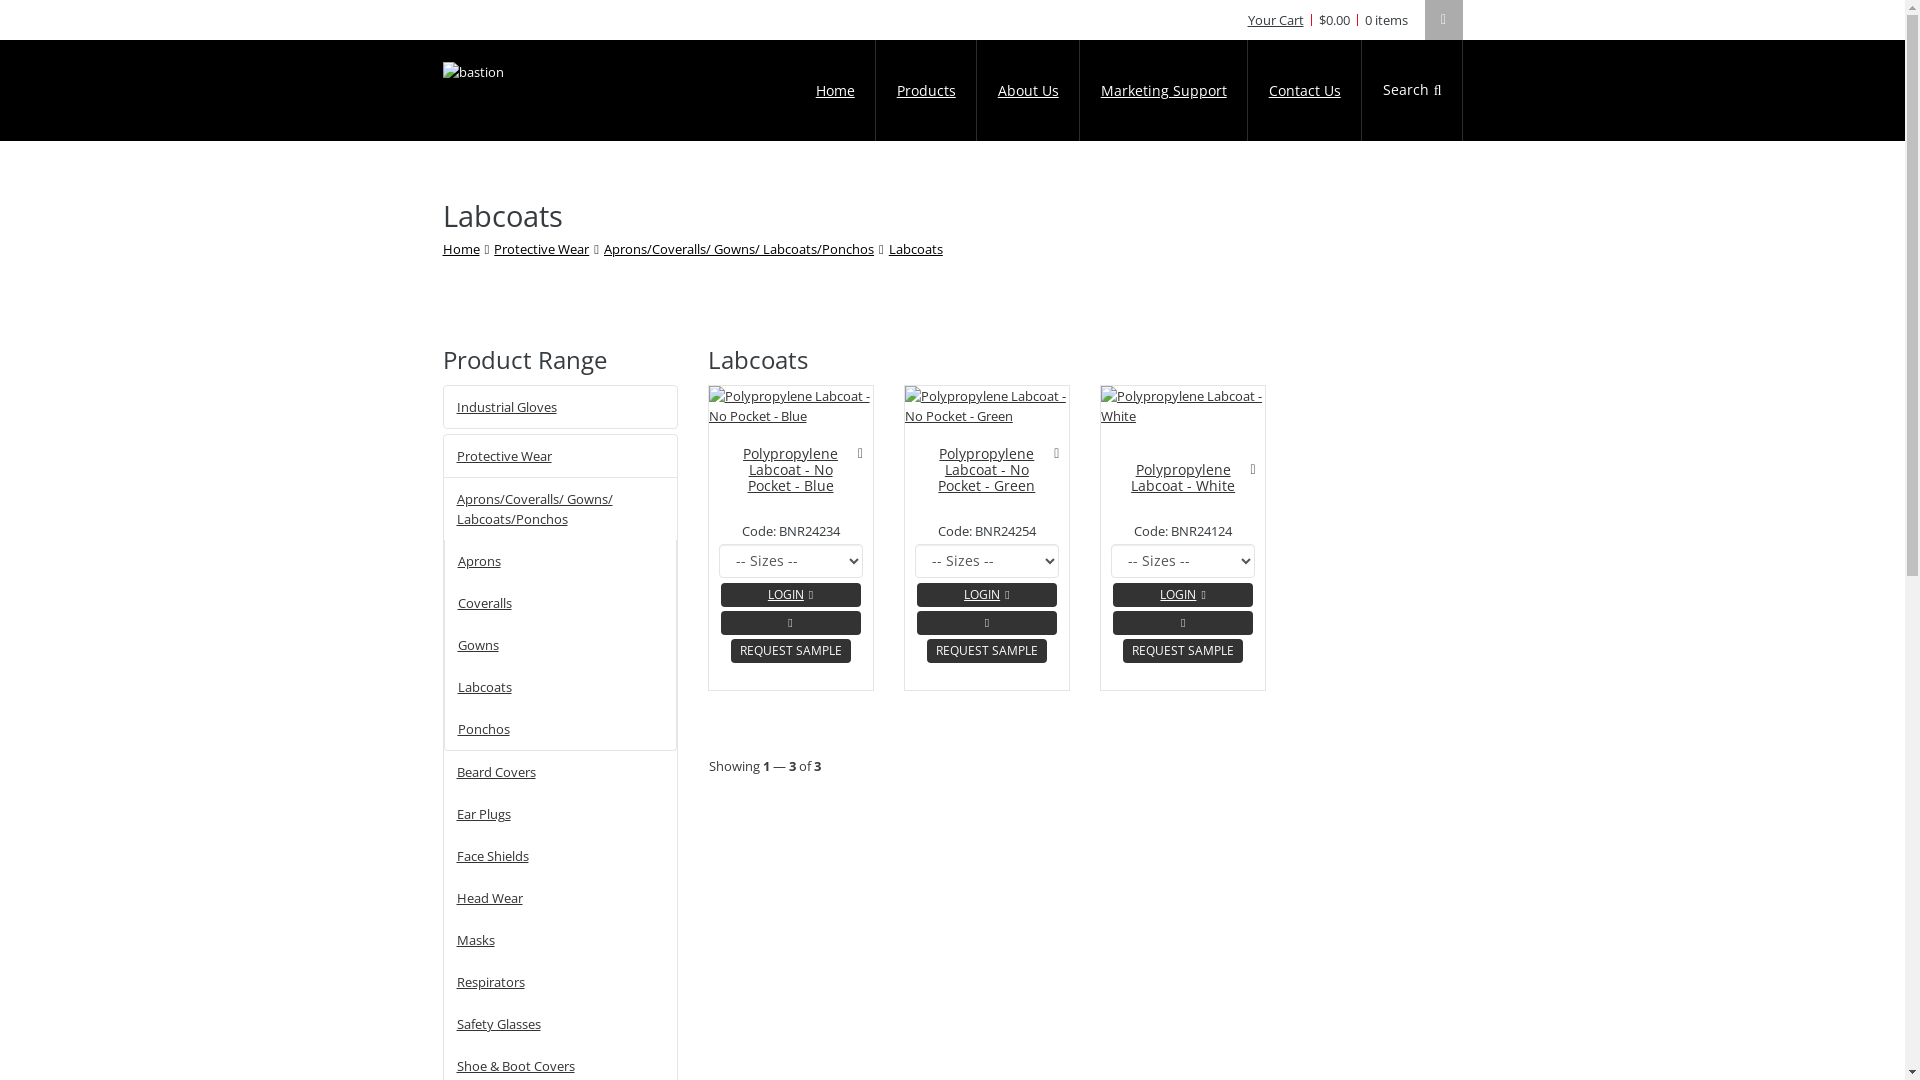 Image resolution: width=1920 pixels, height=1080 pixels. What do you see at coordinates (729, 651) in the screenshot?
I see `'REQUEST SAMPLE'` at bounding box center [729, 651].